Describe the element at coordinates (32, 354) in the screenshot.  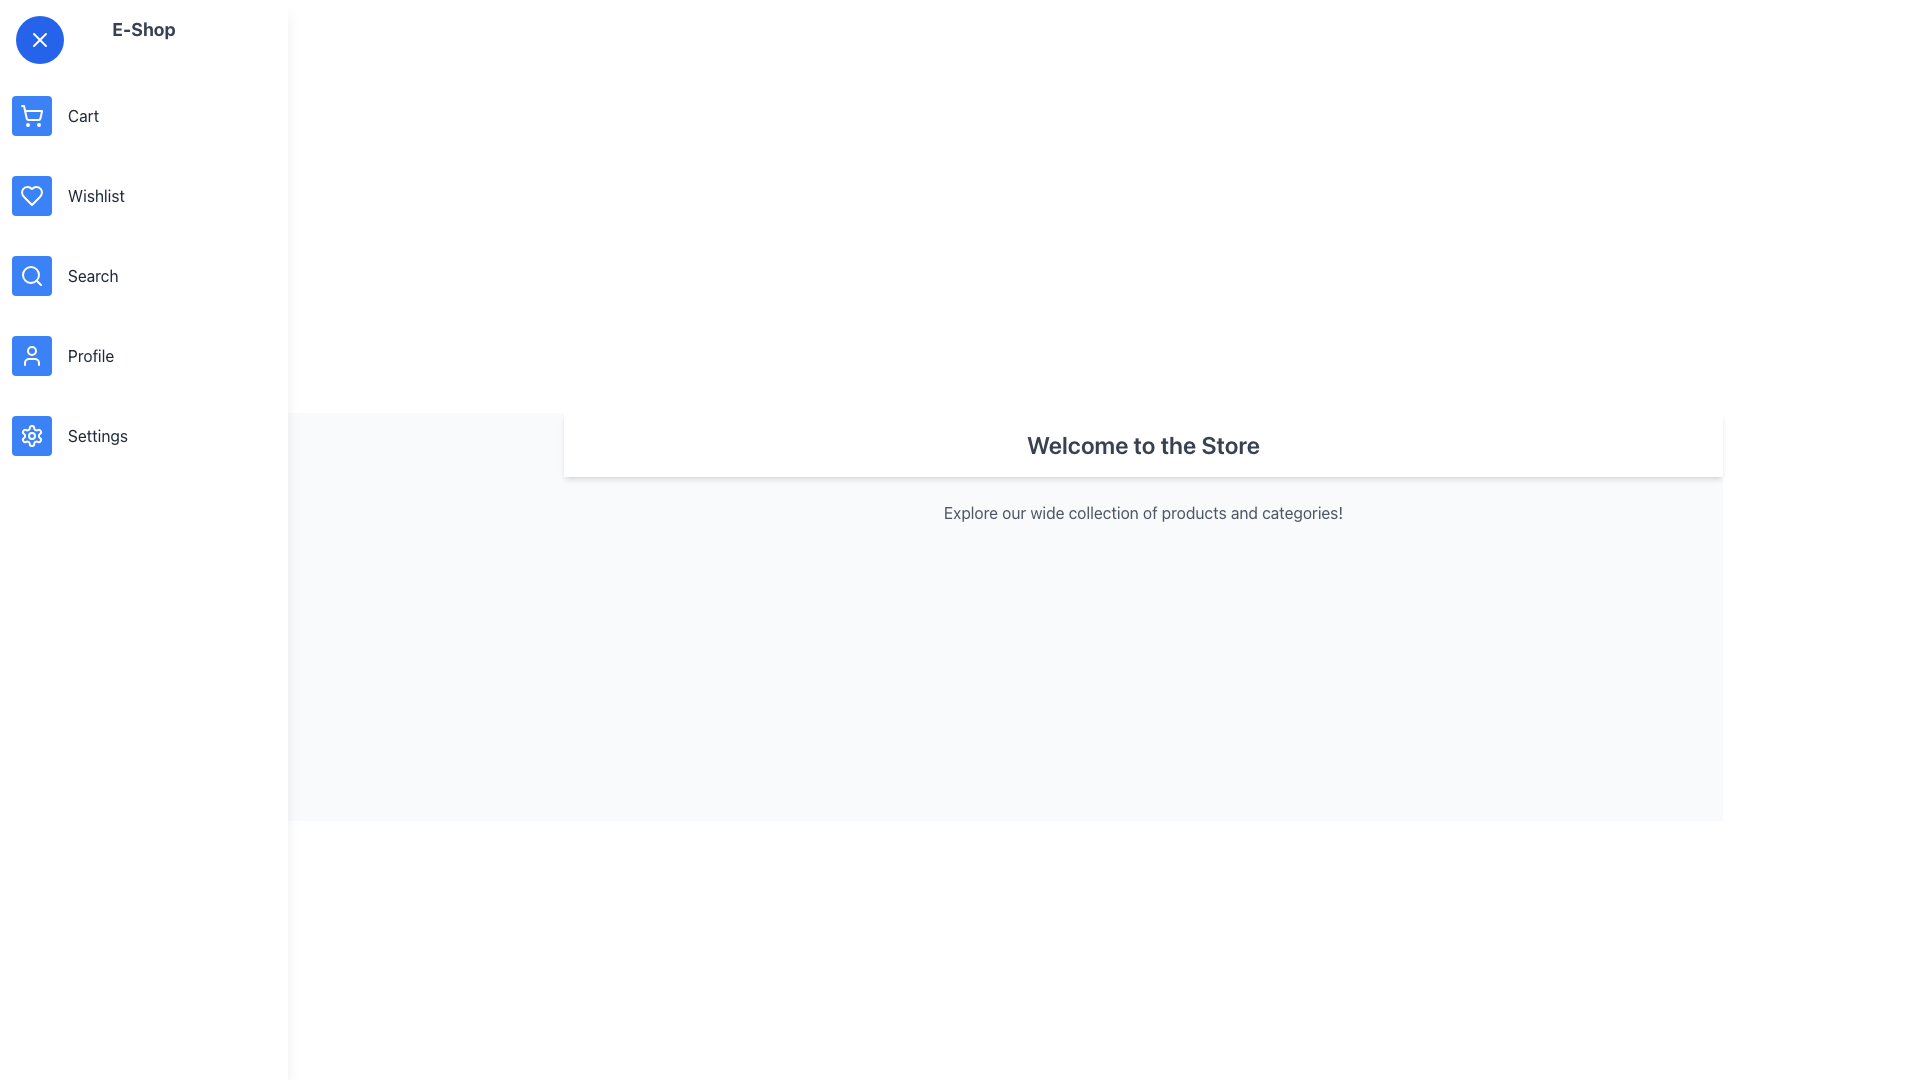
I see `the rounded blue button with a white user icon located in the left sidebar menu under the 'Profile' label` at that location.